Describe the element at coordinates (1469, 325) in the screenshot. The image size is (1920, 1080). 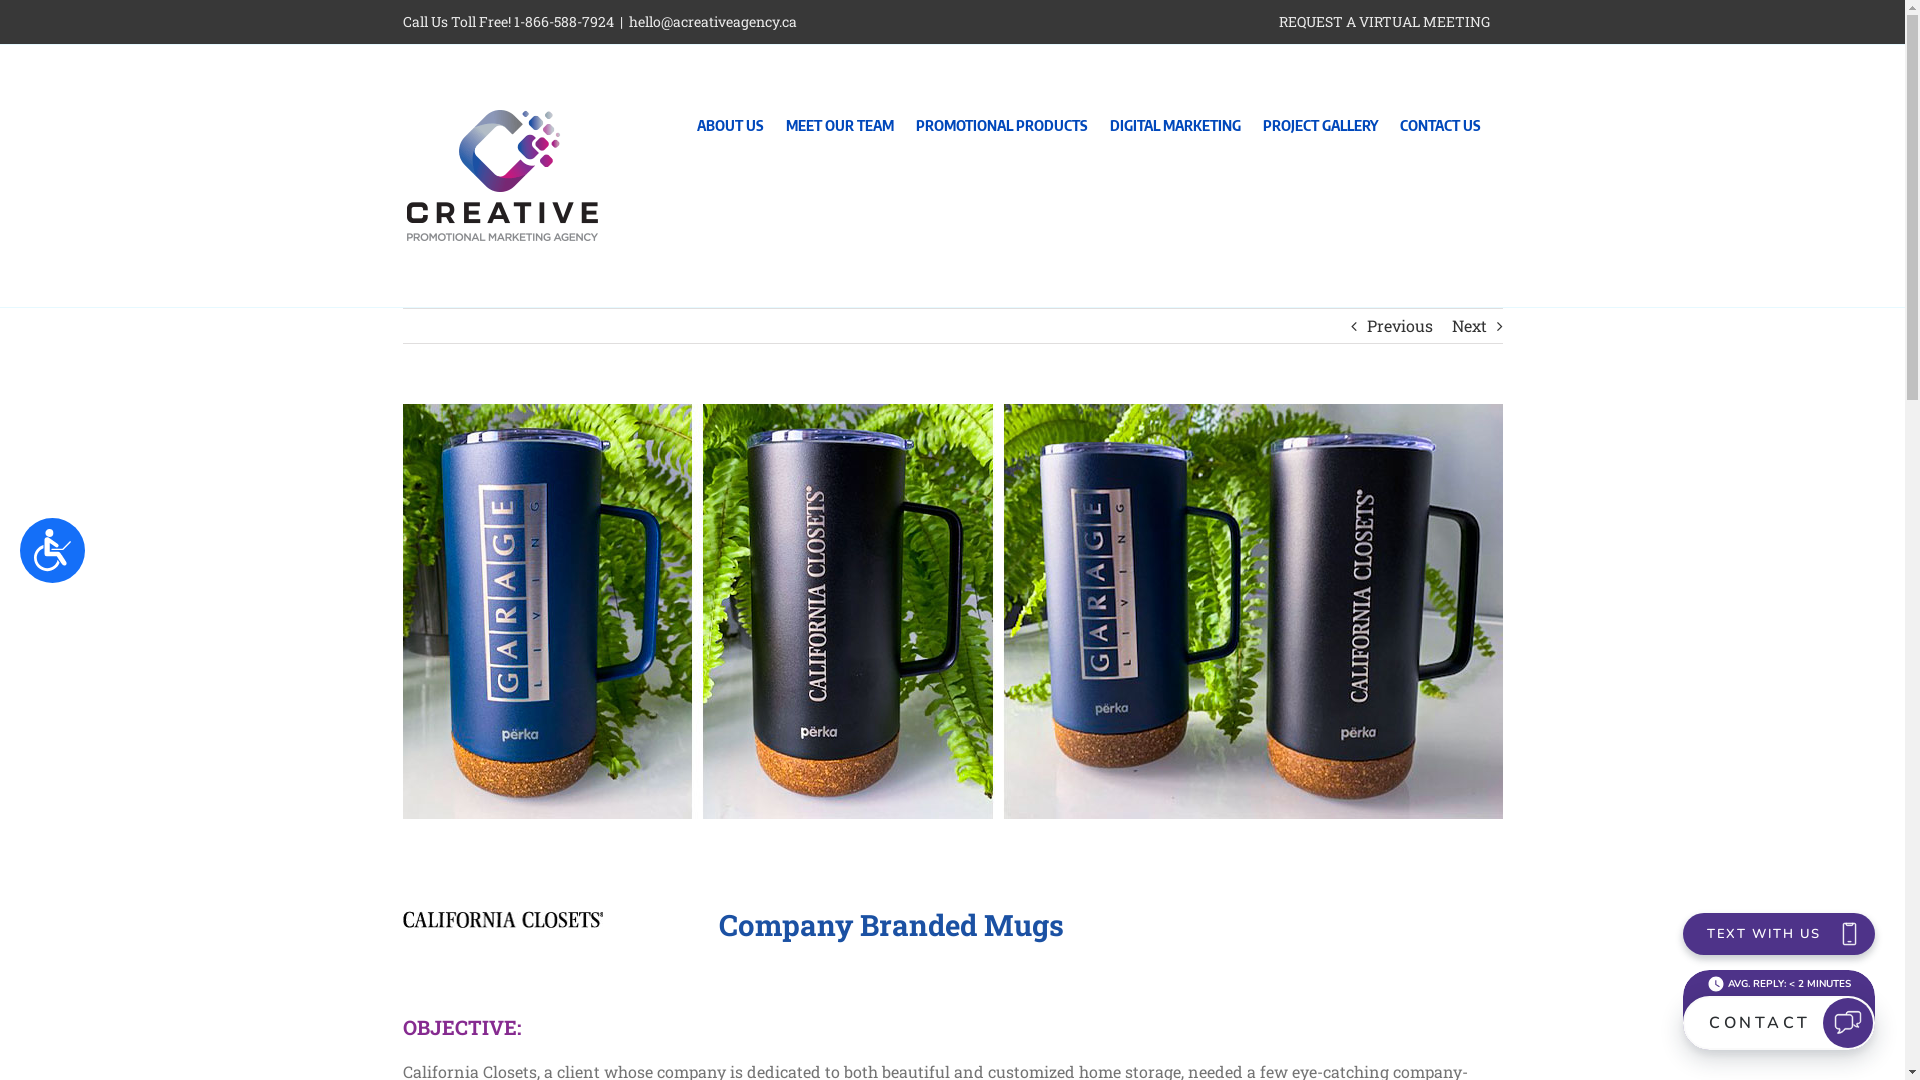
I see `'Next'` at that location.